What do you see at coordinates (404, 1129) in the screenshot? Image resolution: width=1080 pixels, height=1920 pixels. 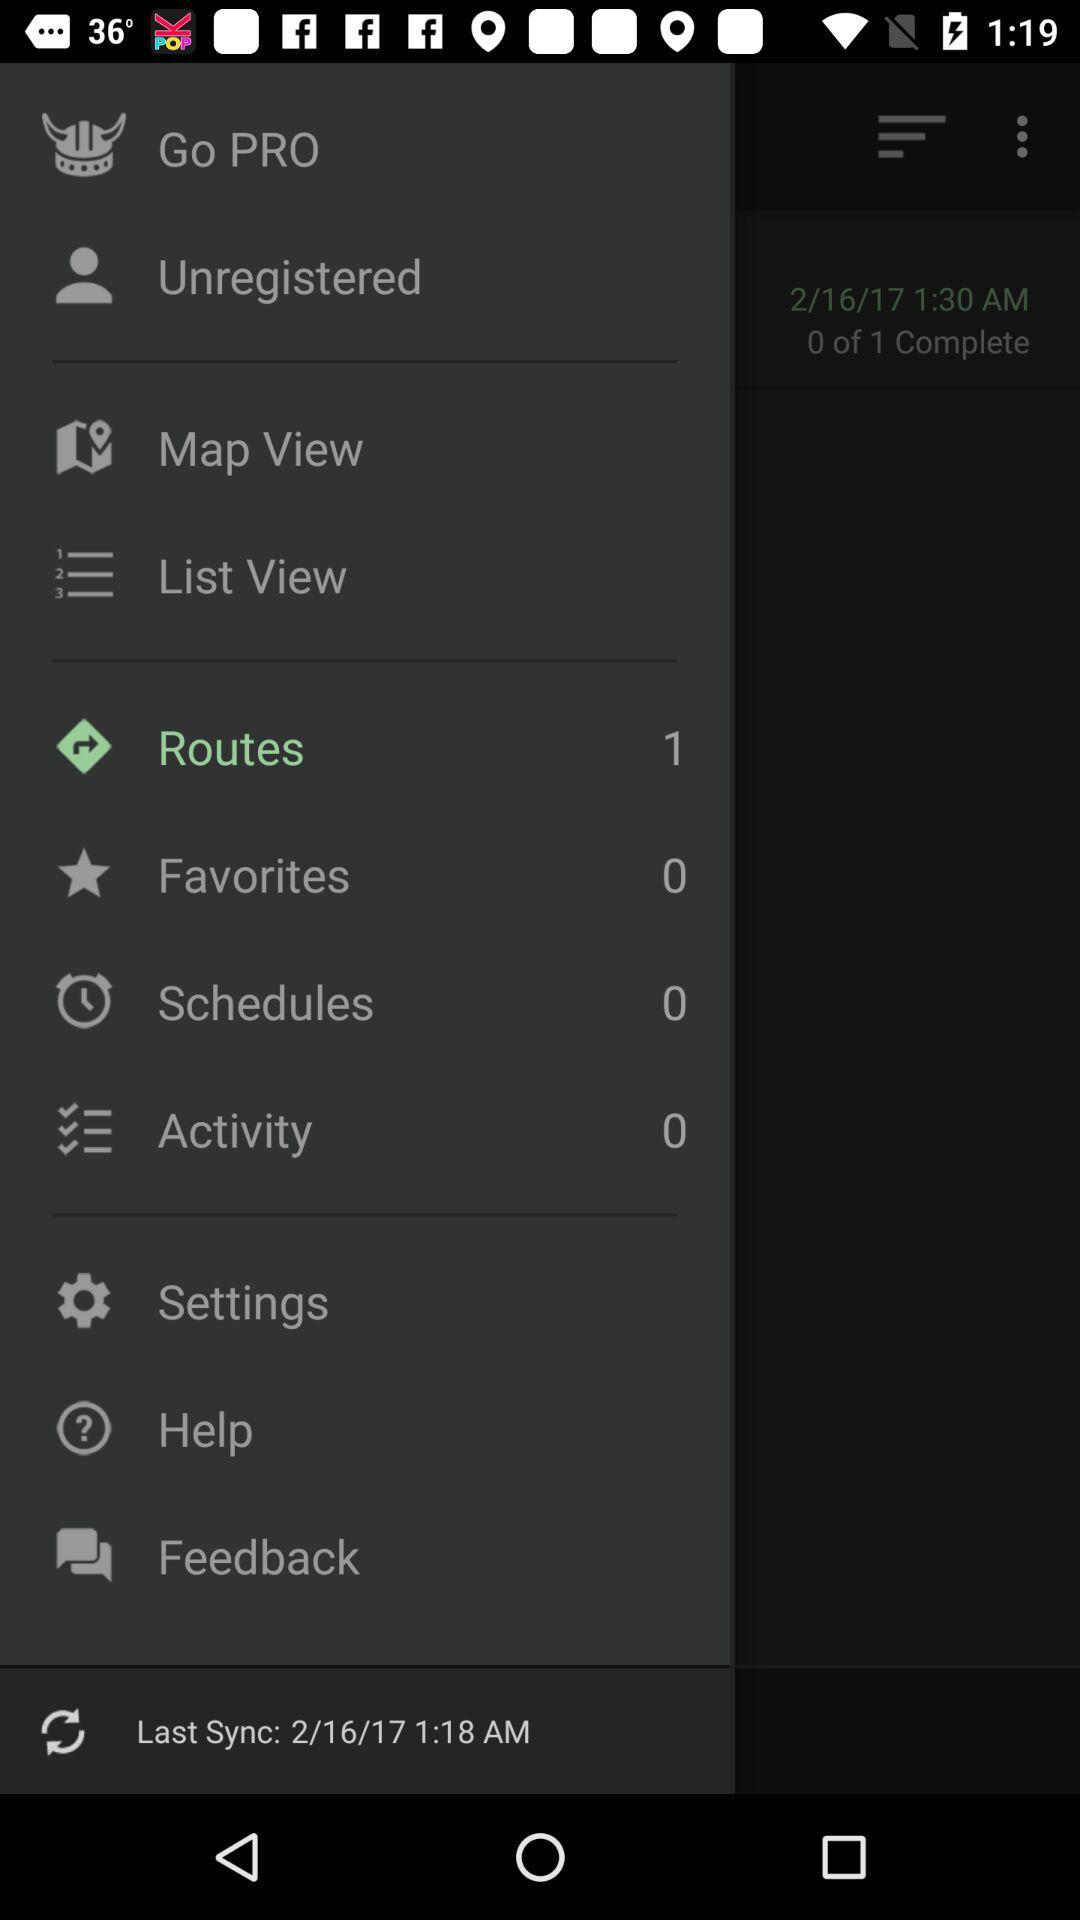 I see `item below the schedules` at bounding box center [404, 1129].